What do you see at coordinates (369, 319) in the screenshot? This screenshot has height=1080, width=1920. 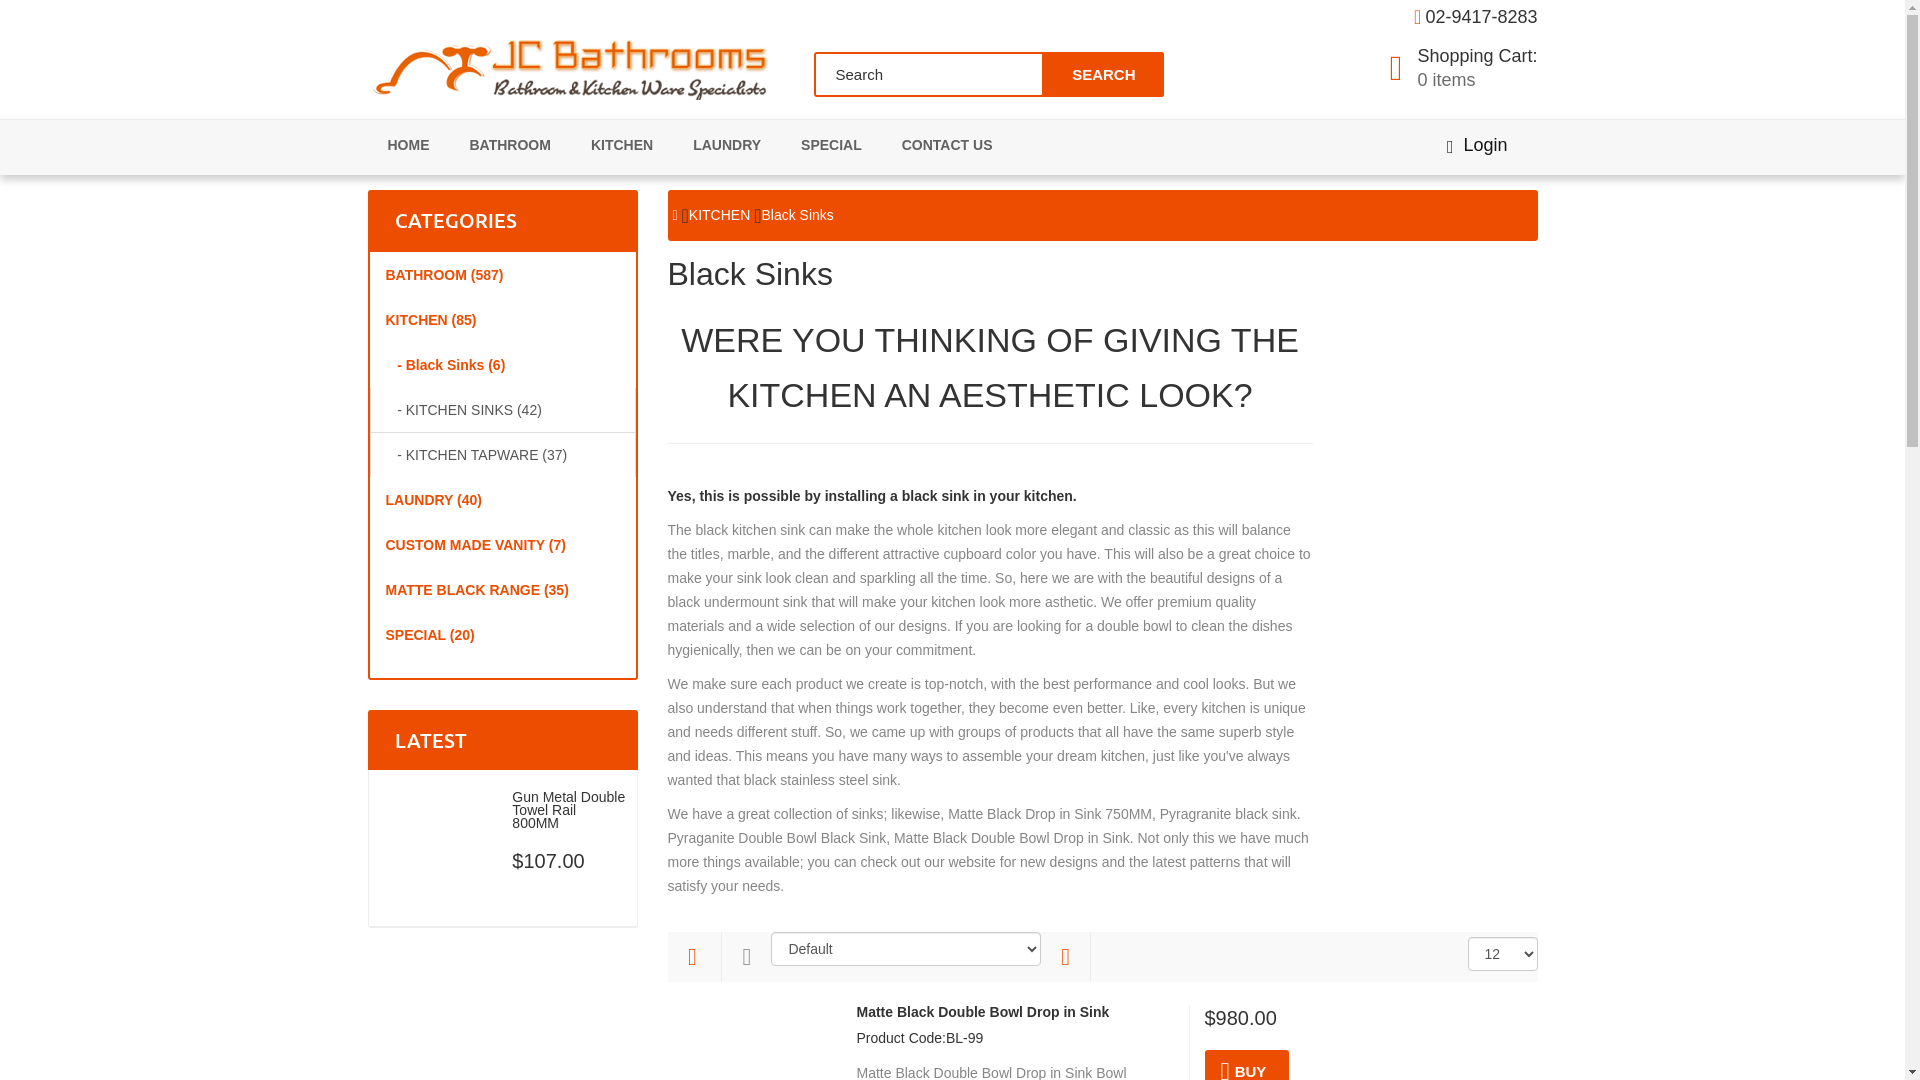 I see `'KITCHEN (85)'` at bounding box center [369, 319].